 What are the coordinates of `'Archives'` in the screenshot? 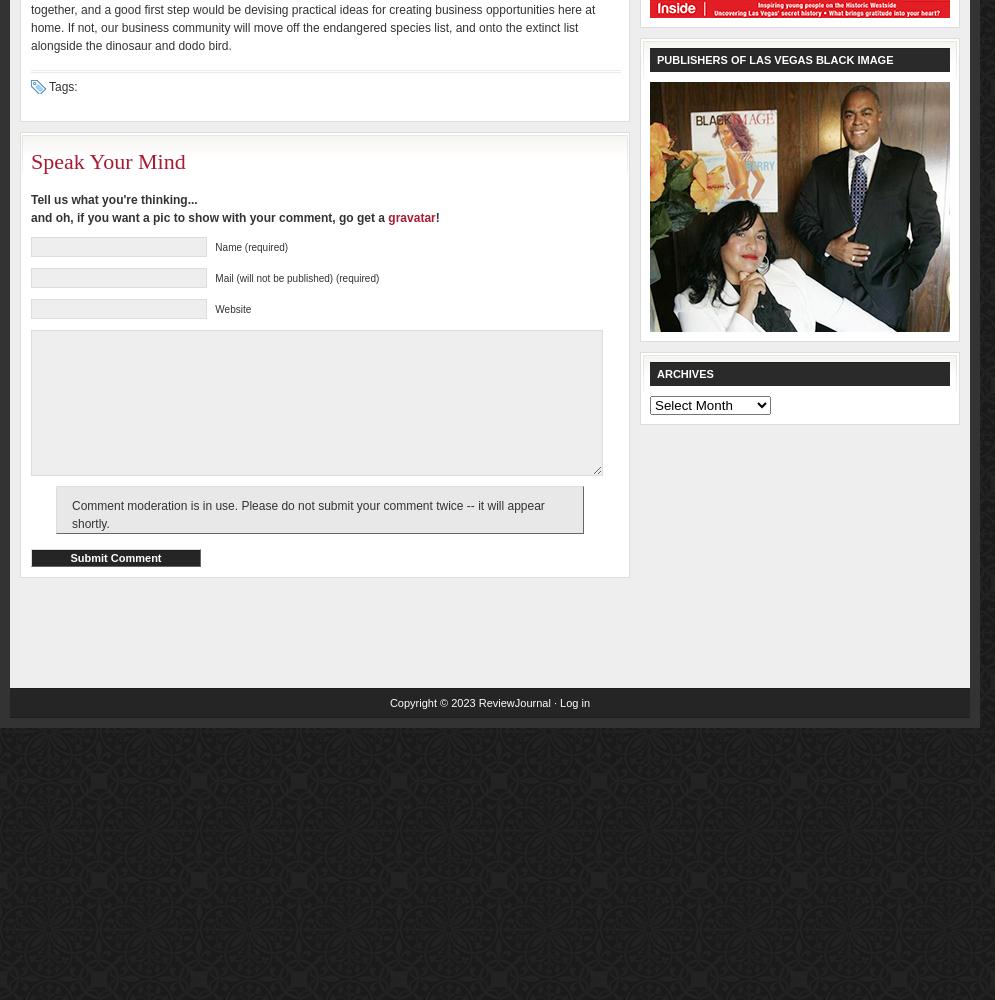 It's located at (683, 373).